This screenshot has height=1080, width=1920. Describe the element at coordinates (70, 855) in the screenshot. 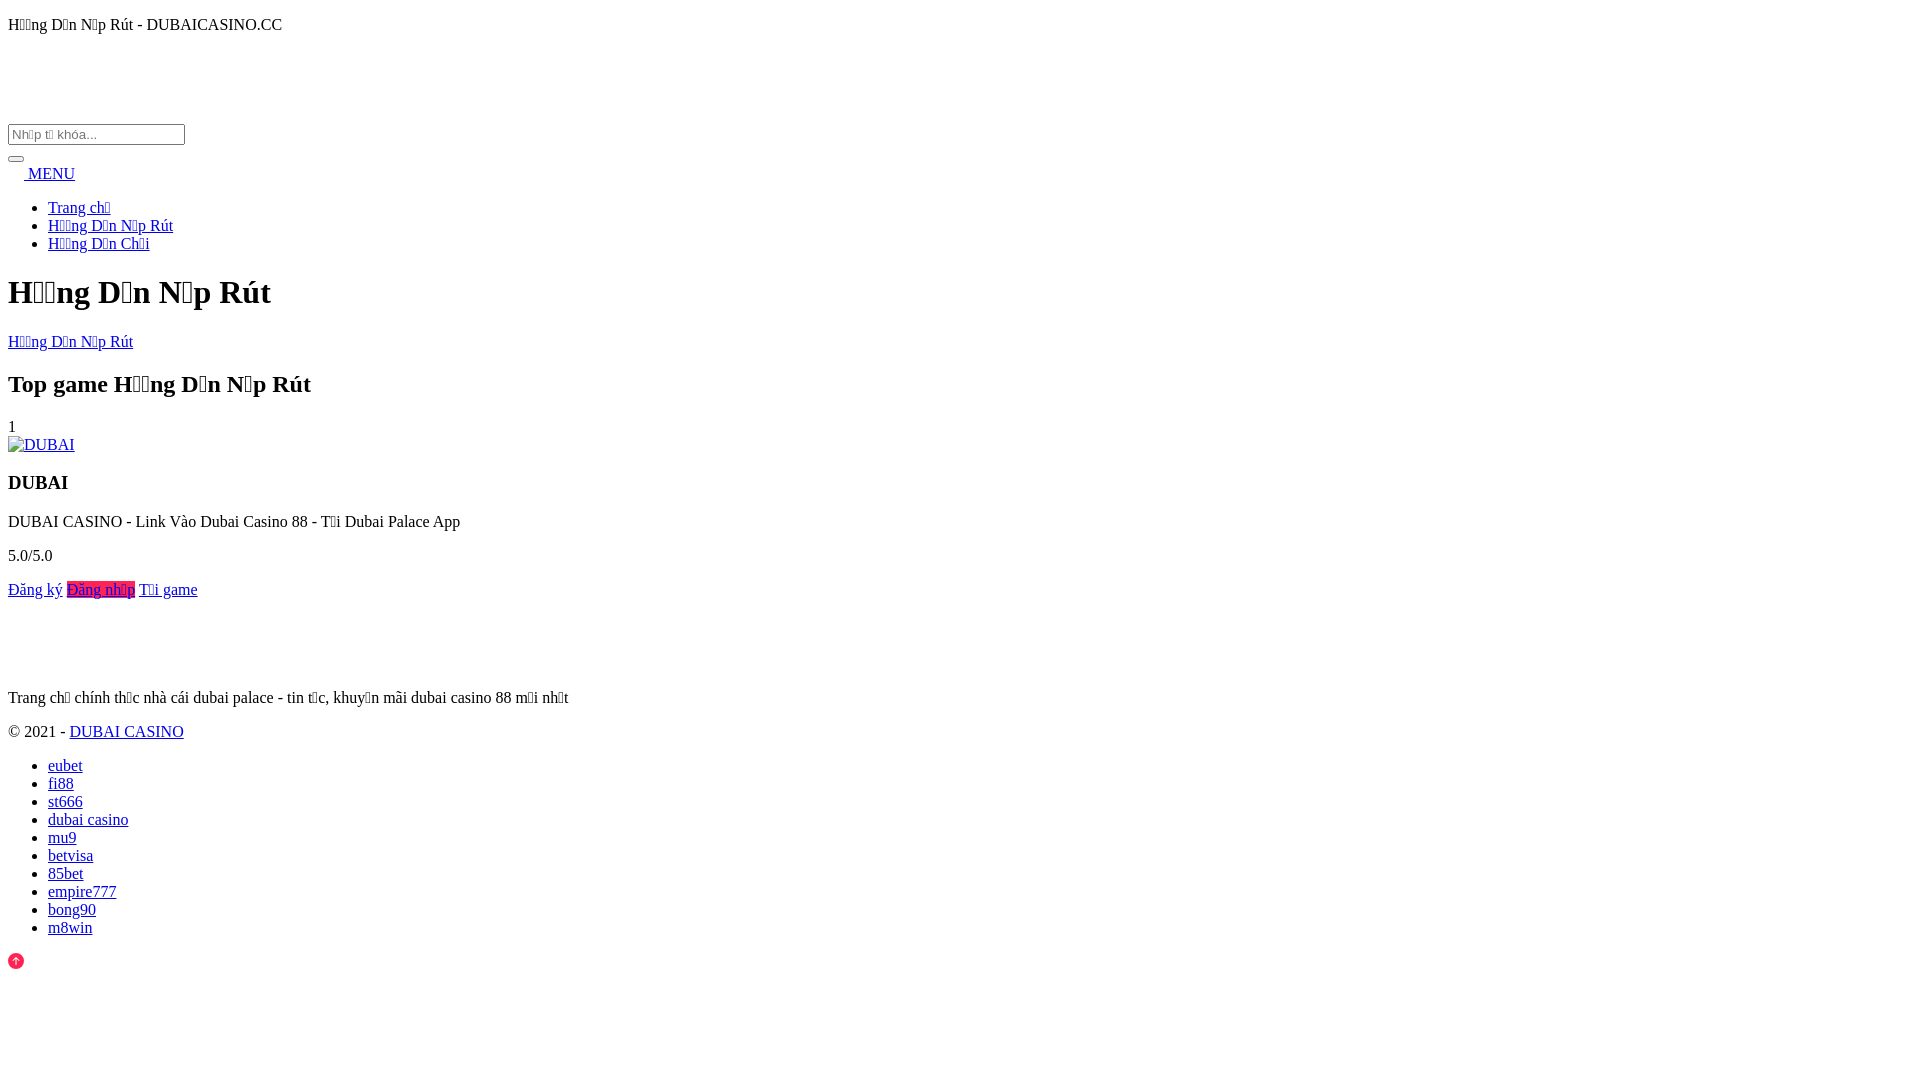

I see `'betvisa'` at that location.